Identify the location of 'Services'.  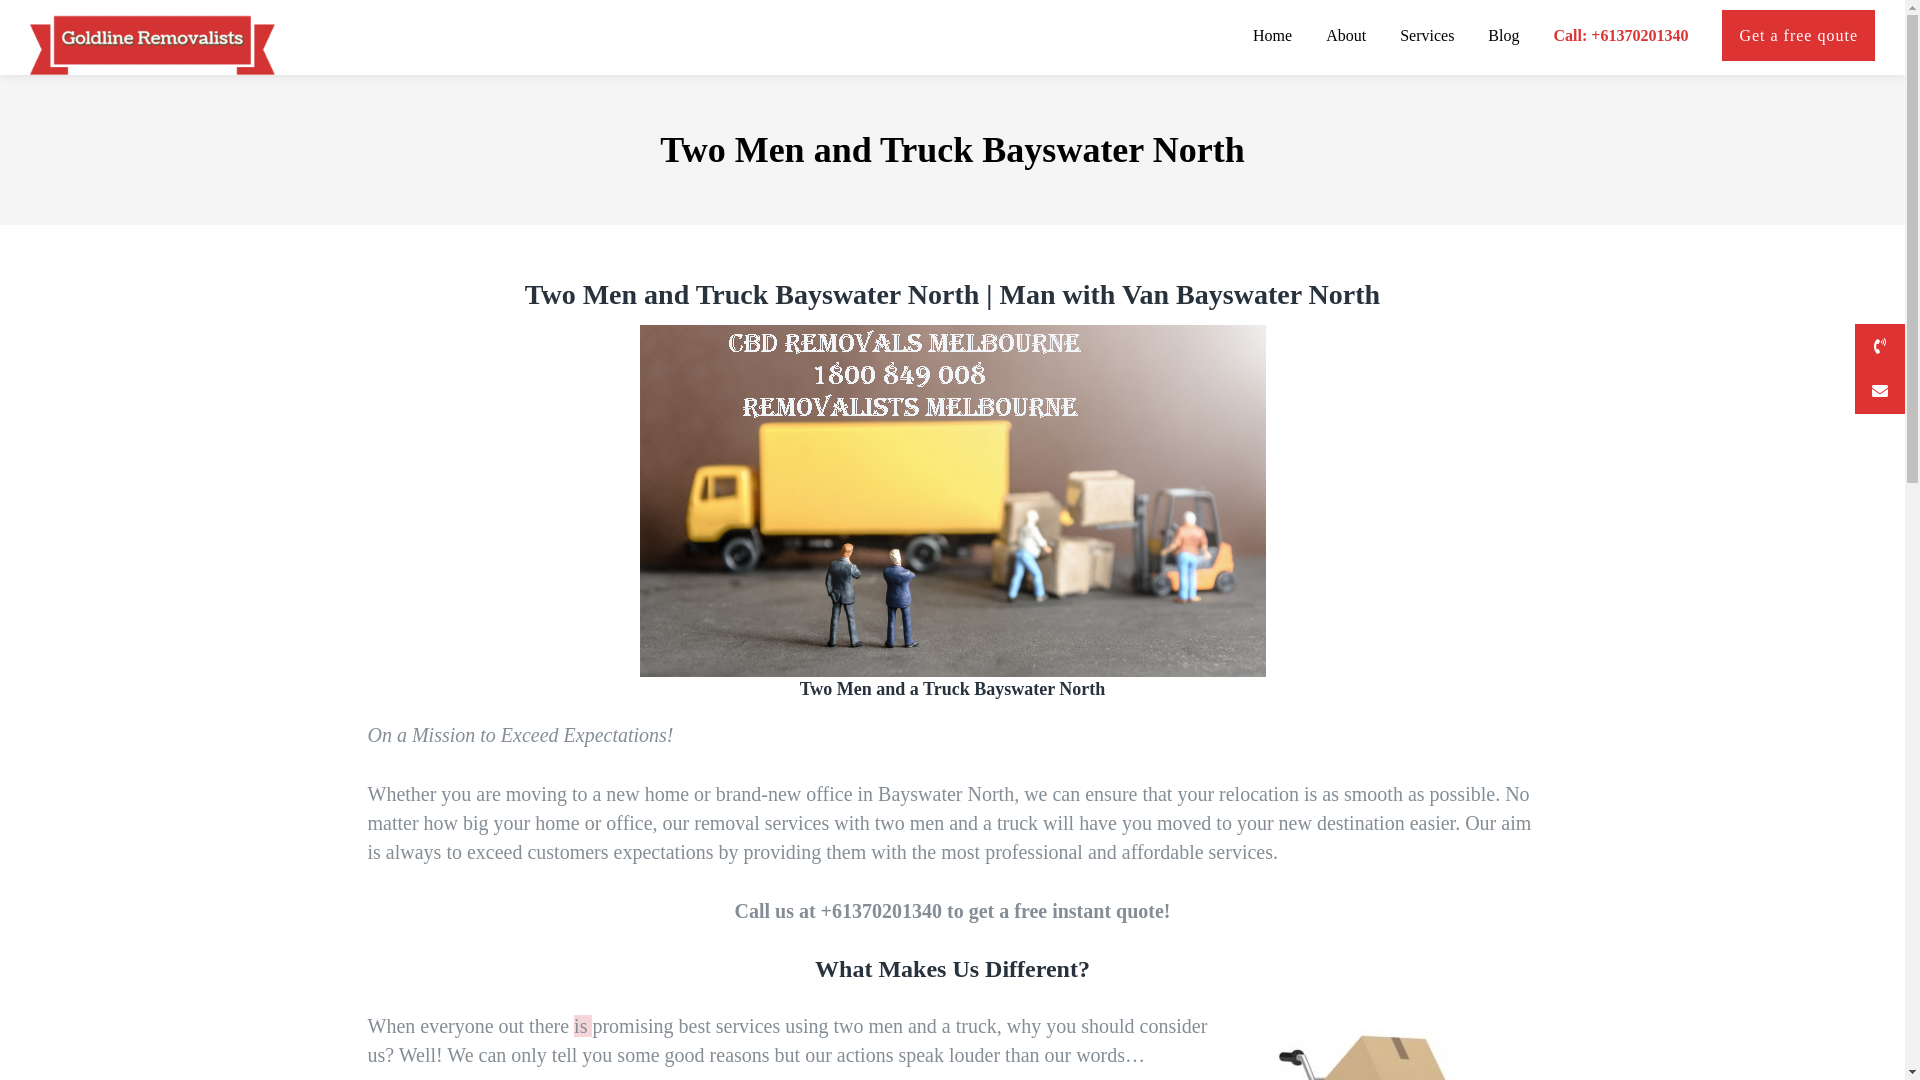
(1425, 37).